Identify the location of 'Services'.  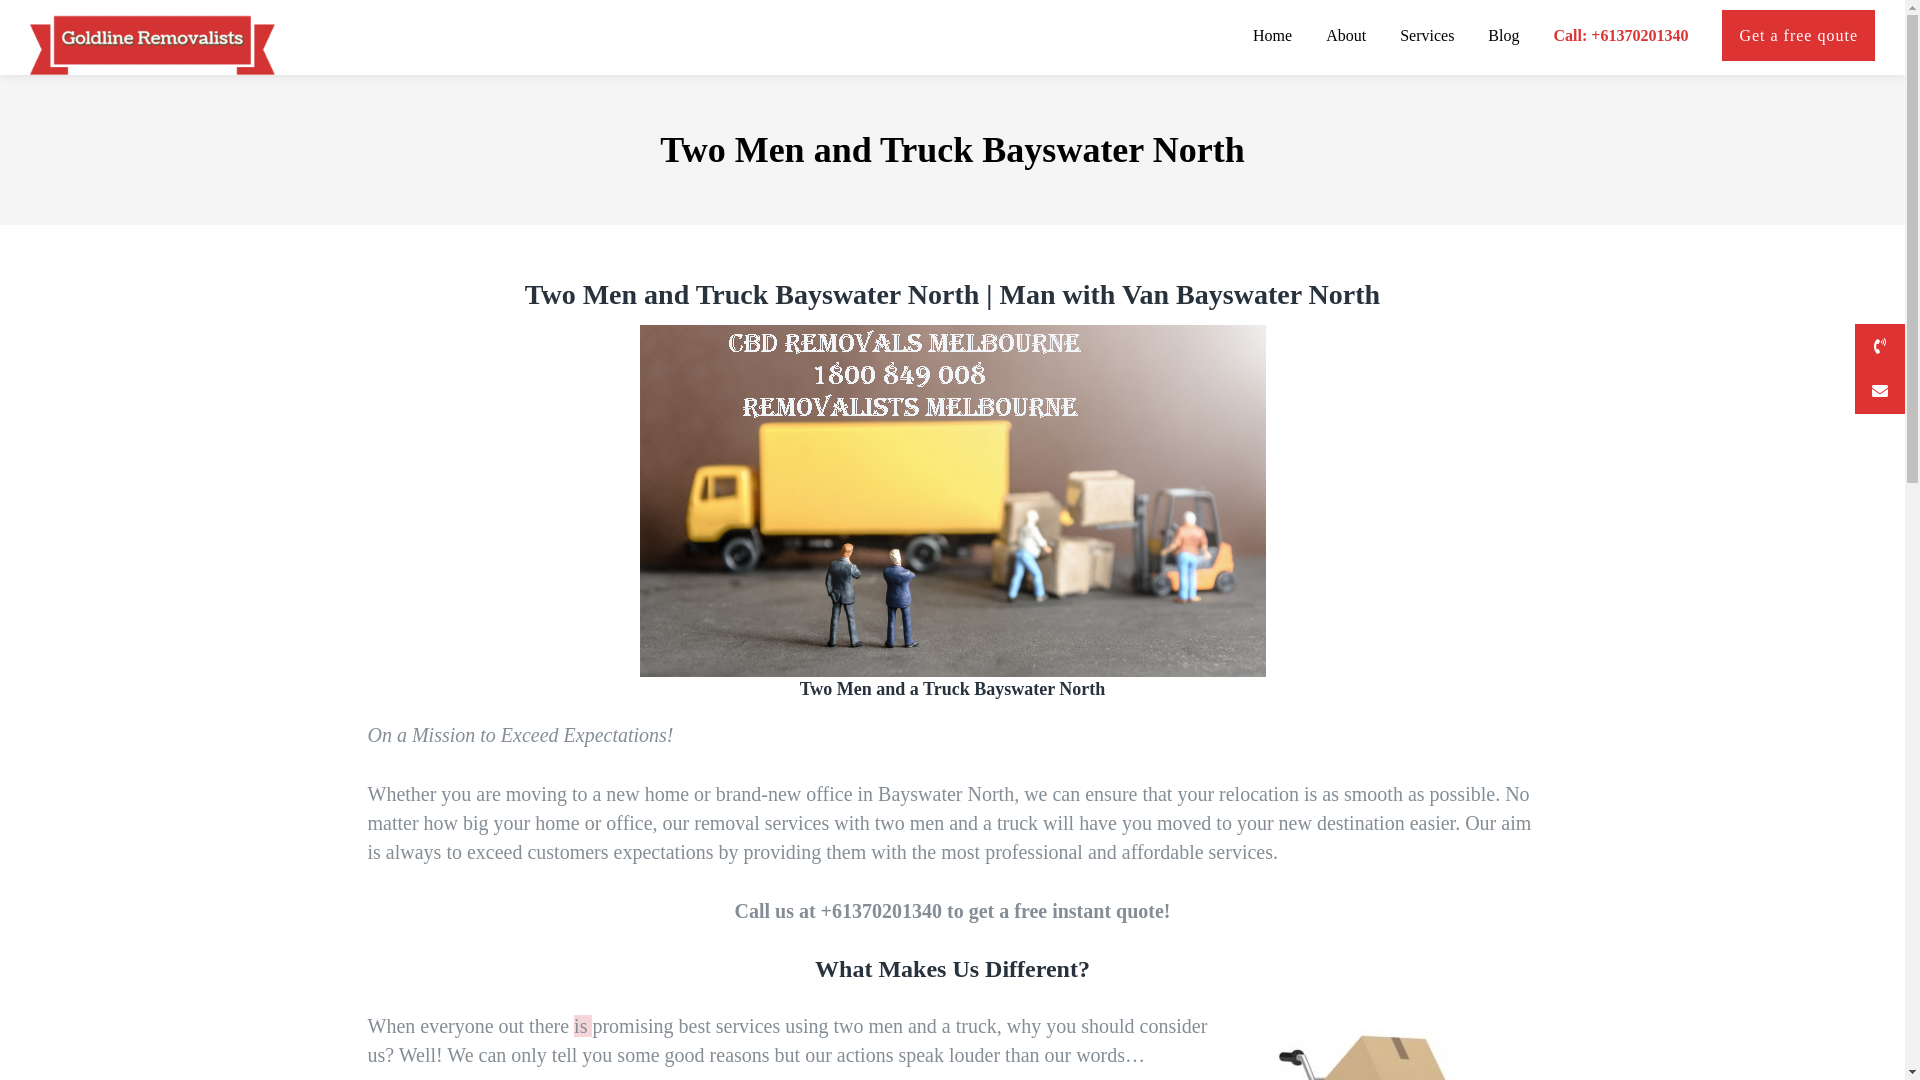
(1425, 37).